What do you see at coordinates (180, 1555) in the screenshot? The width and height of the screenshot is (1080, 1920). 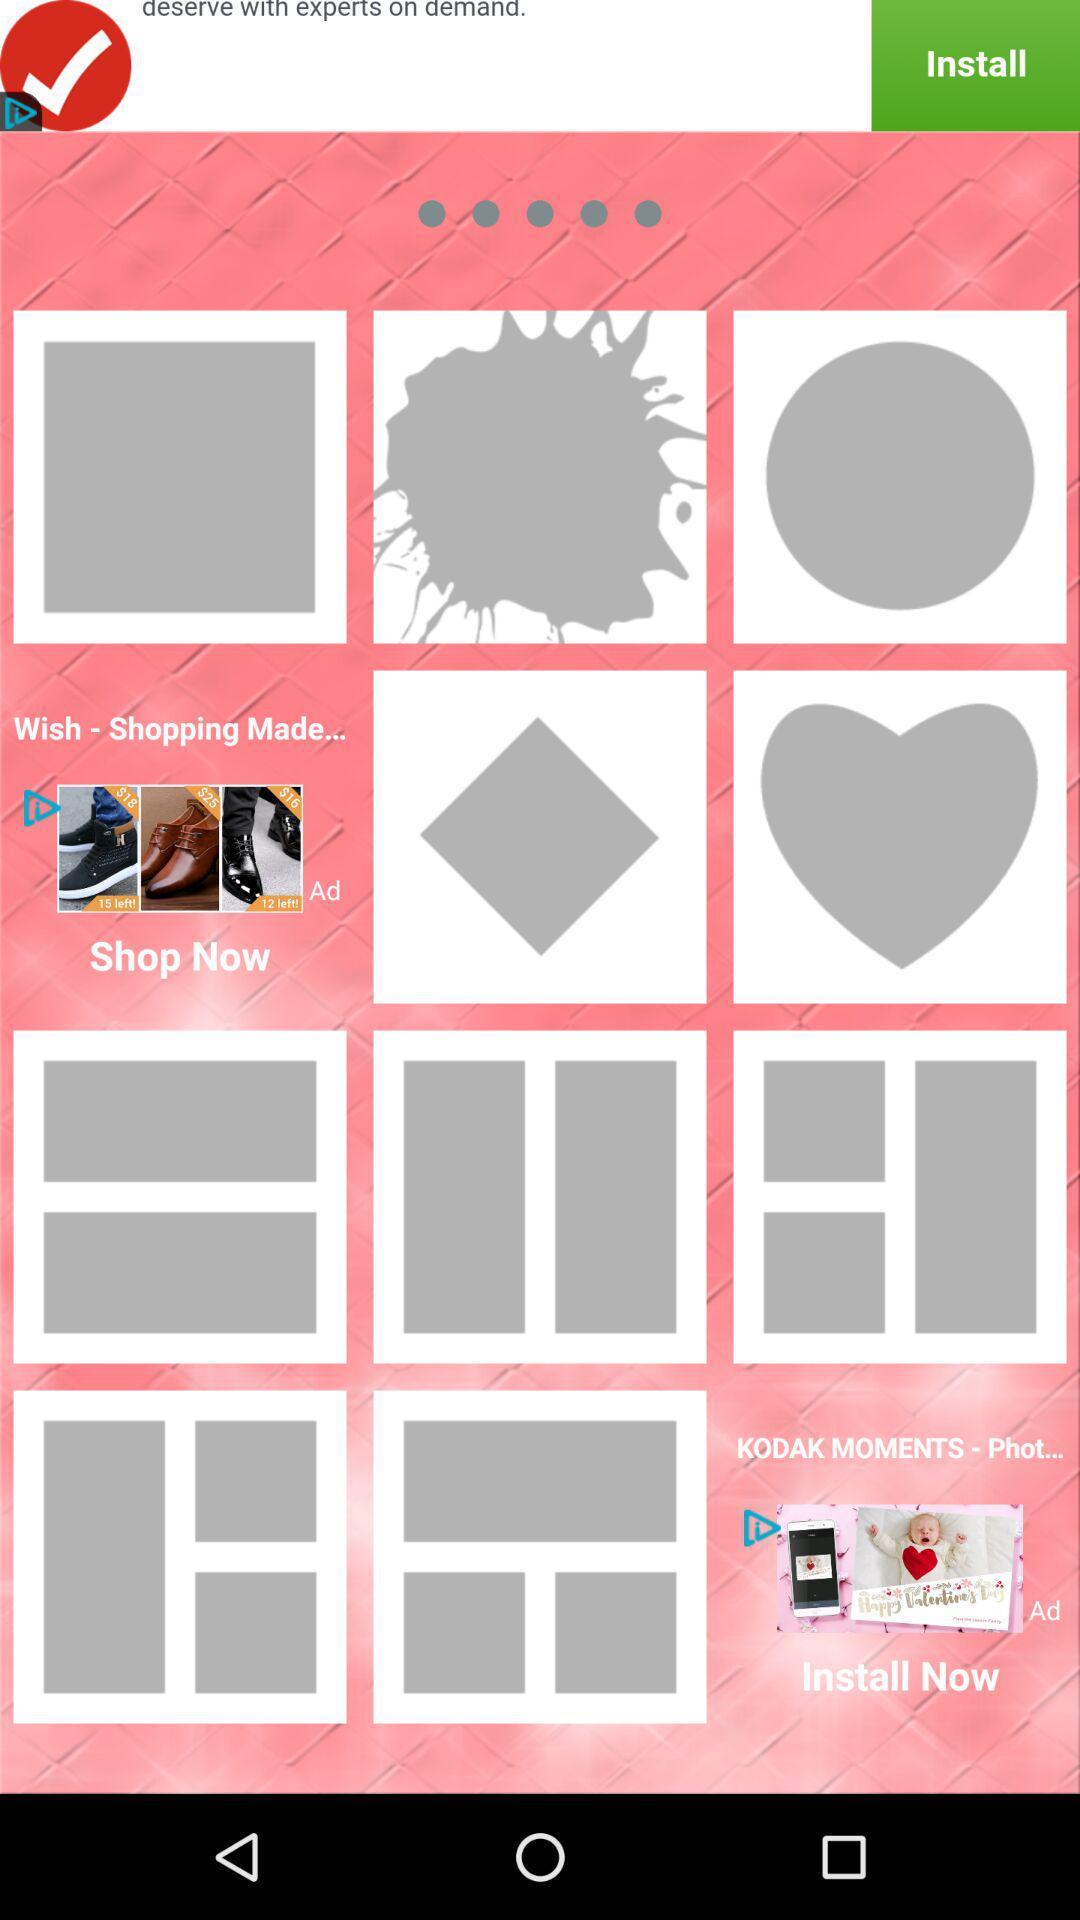 I see `selecyt model` at bounding box center [180, 1555].